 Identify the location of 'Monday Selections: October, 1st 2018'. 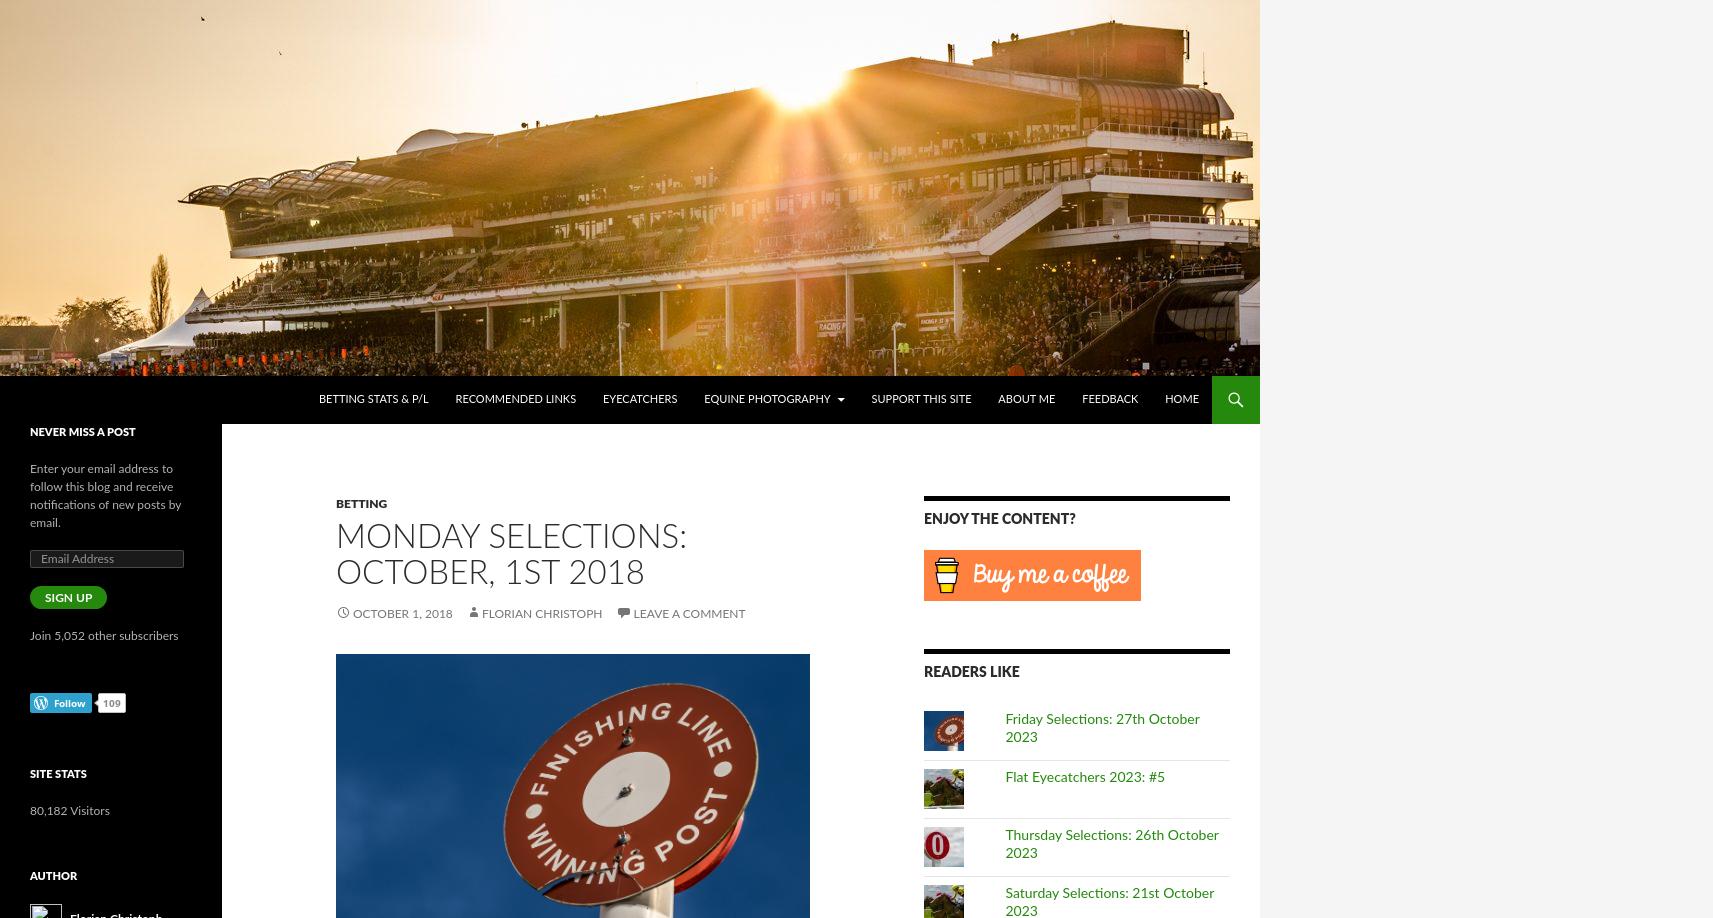
(510, 554).